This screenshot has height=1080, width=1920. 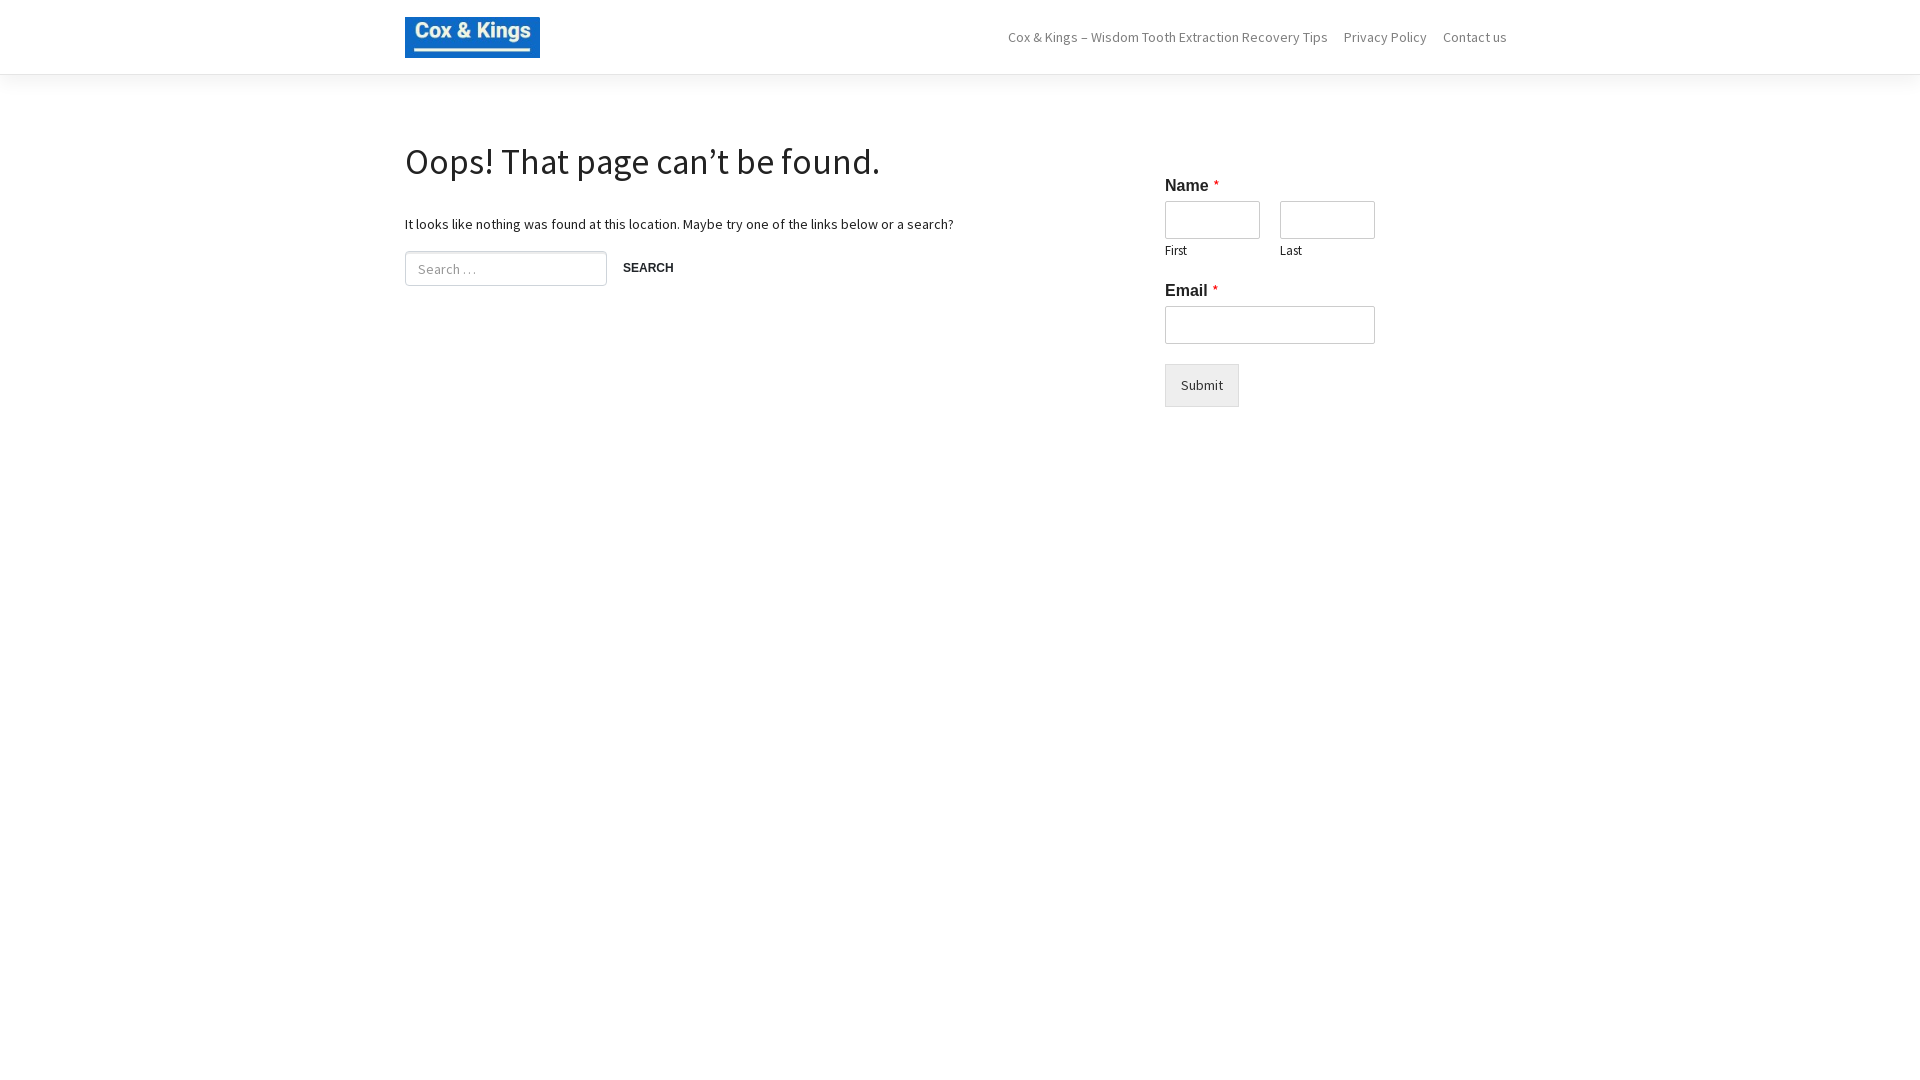 What do you see at coordinates (505, 267) in the screenshot?
I see `'Search for:'` at bounding box center [505, 267].